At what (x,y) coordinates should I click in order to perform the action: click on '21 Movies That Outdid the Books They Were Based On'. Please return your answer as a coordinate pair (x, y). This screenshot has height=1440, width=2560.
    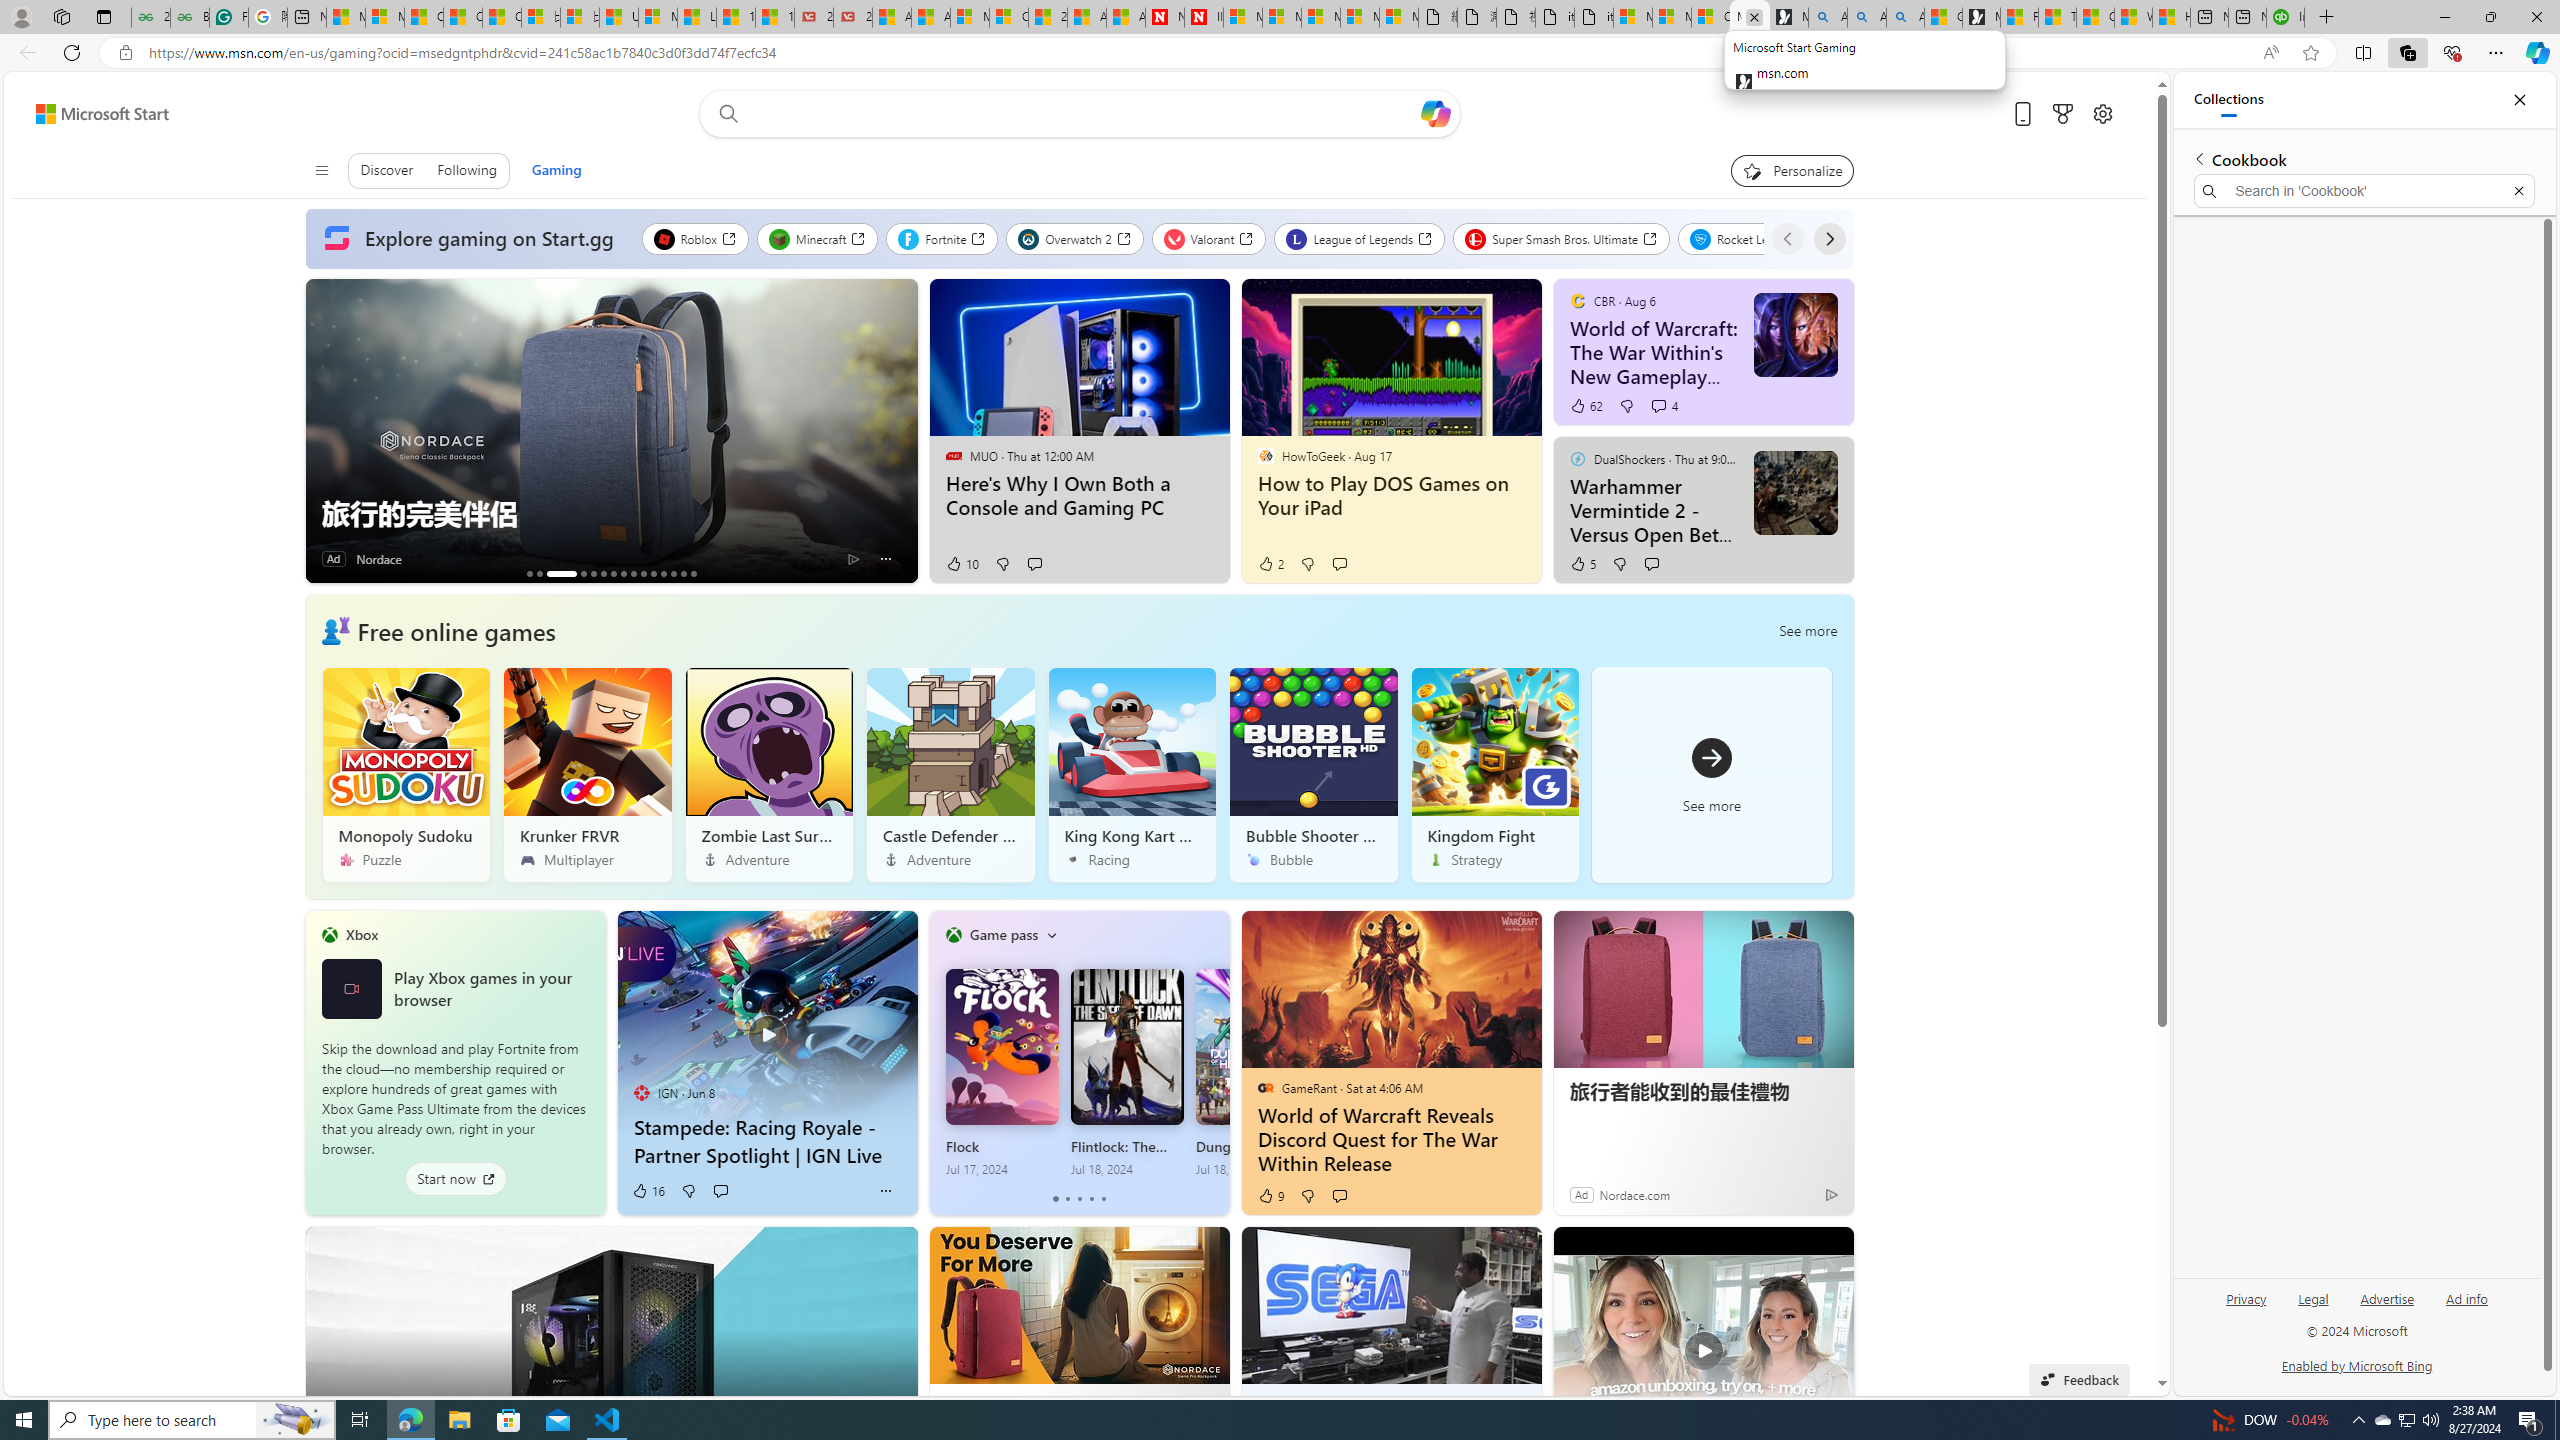
    Looking at the image, I should click on (851, 16).